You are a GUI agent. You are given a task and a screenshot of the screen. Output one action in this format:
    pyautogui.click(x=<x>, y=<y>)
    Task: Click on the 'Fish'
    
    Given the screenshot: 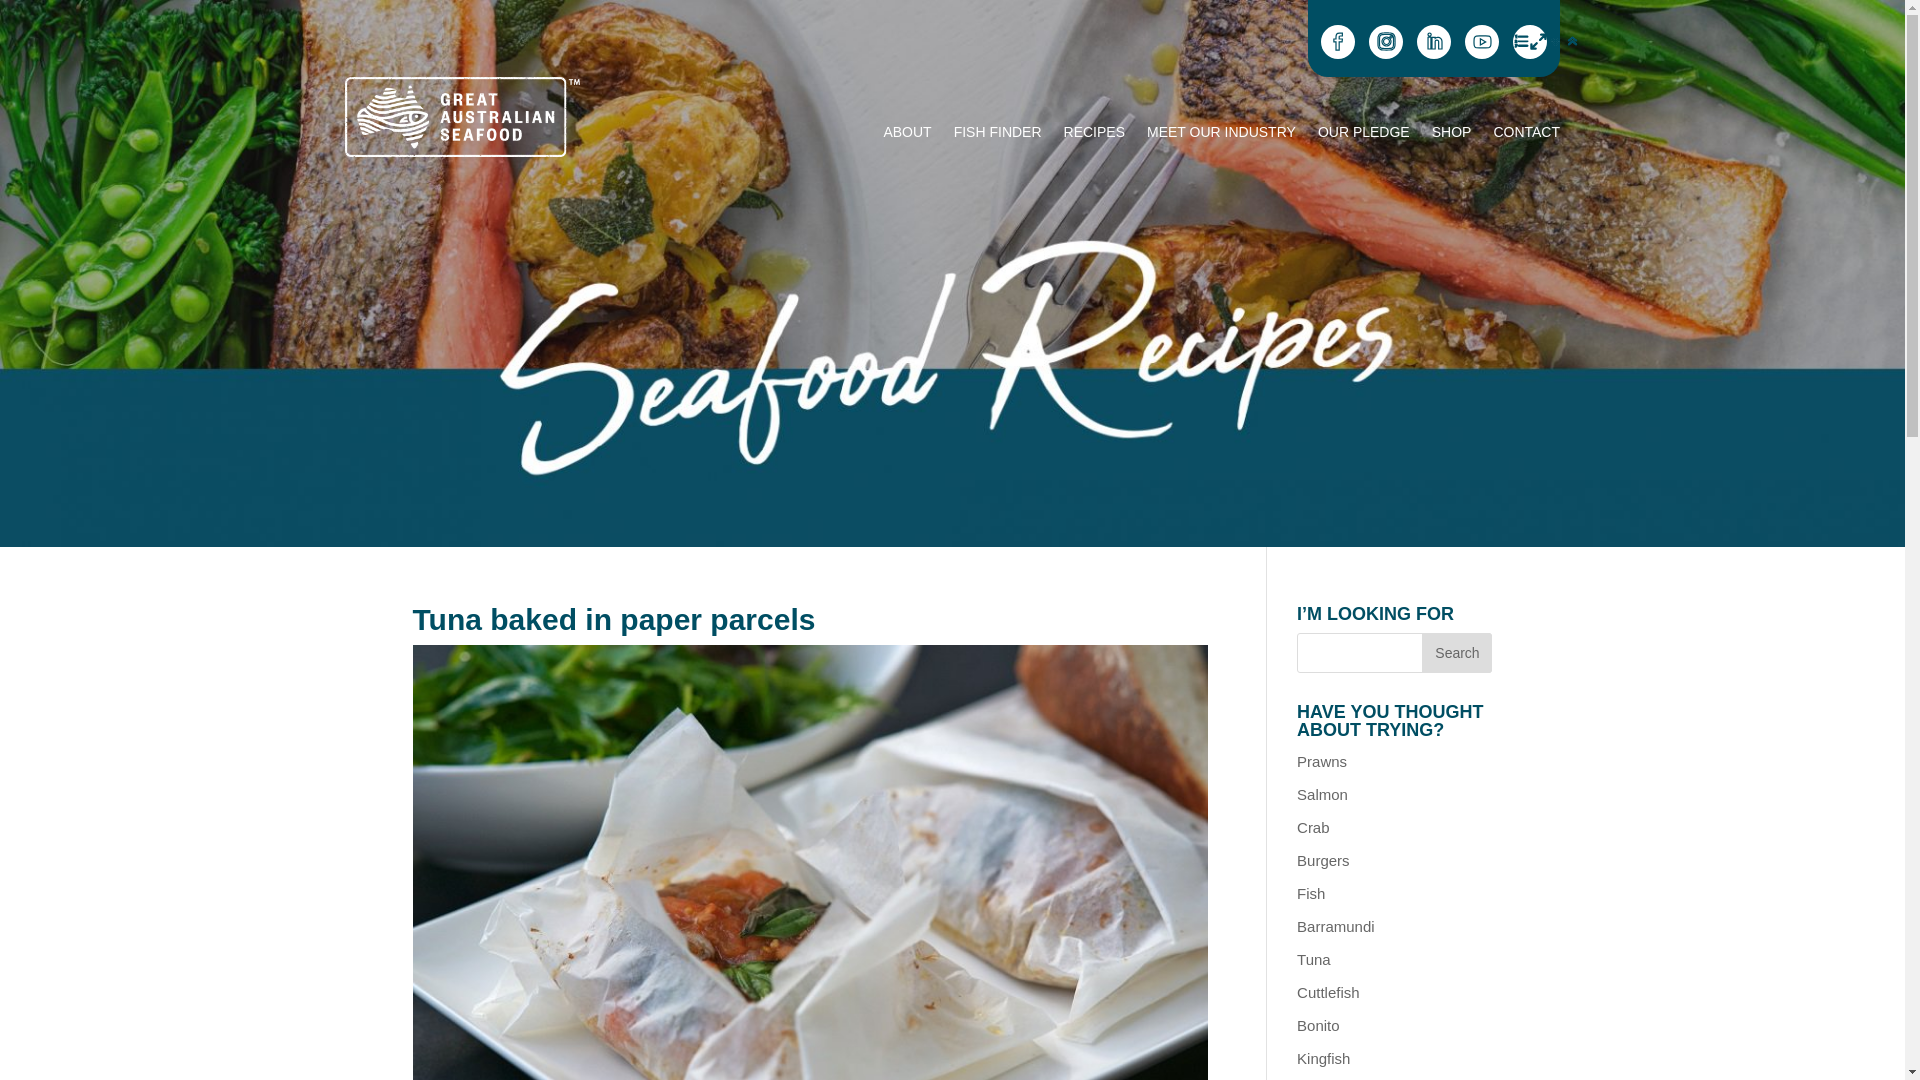 What is the action you would take?
    pyautogui.click(x=1296, y=892)
    